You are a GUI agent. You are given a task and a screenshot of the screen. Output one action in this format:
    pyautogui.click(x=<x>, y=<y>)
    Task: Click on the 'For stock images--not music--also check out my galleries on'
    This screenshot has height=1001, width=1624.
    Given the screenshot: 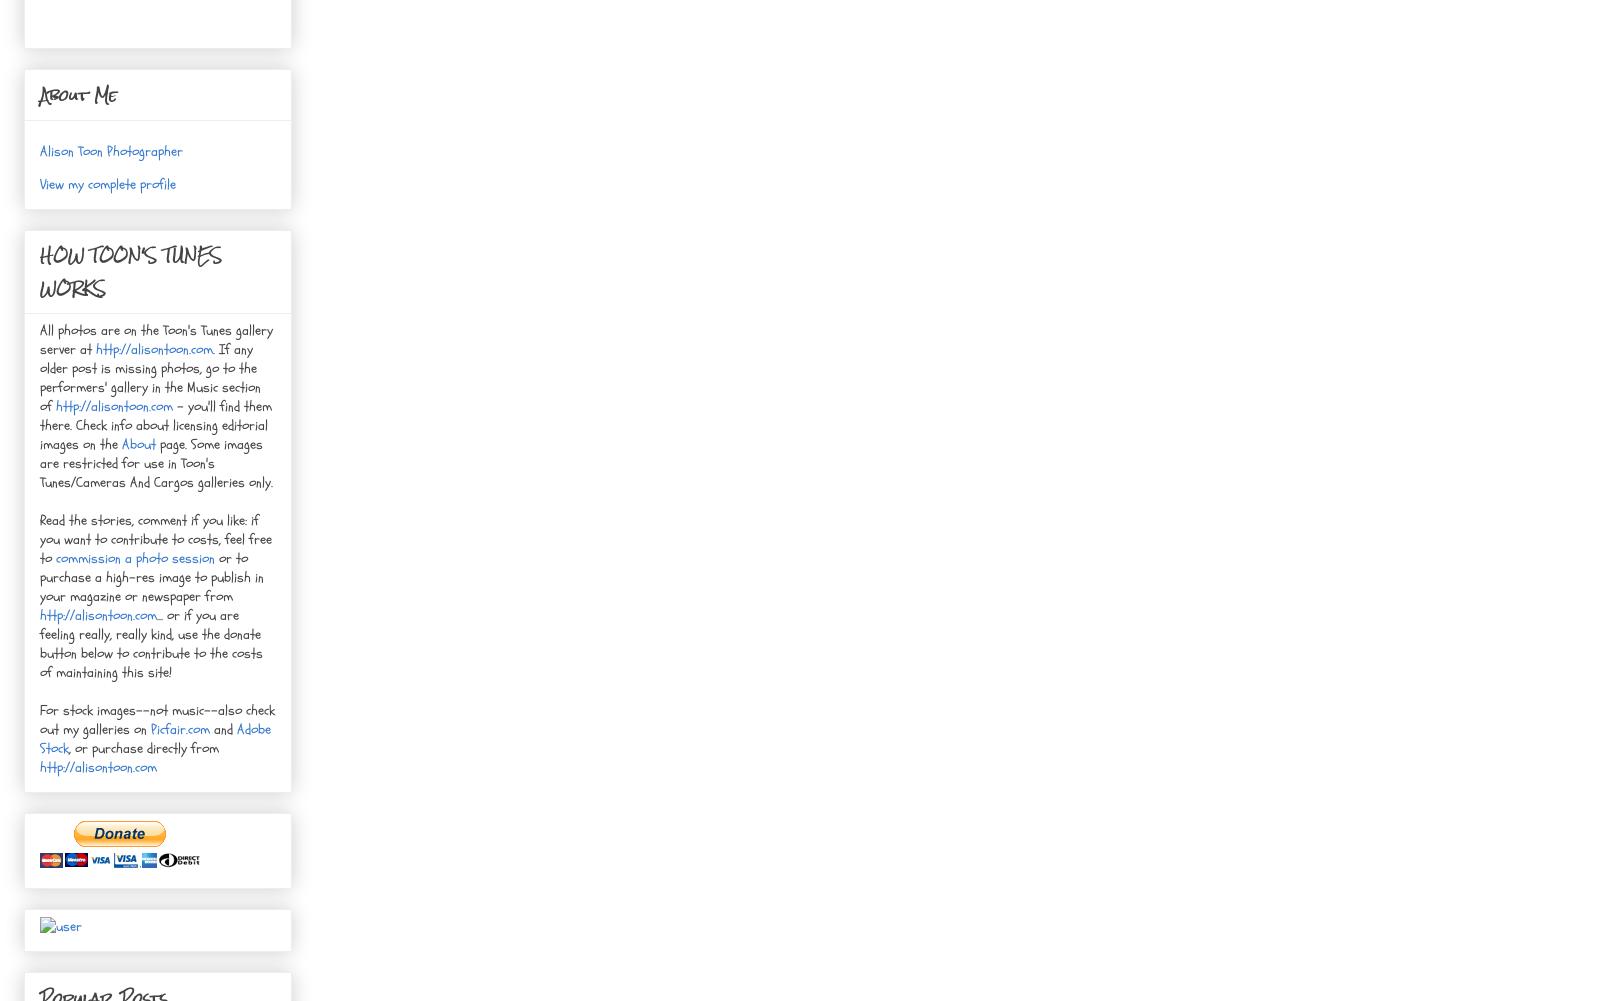 What is the action you would take?
    pyautogui.click(x=157, y=720)
    